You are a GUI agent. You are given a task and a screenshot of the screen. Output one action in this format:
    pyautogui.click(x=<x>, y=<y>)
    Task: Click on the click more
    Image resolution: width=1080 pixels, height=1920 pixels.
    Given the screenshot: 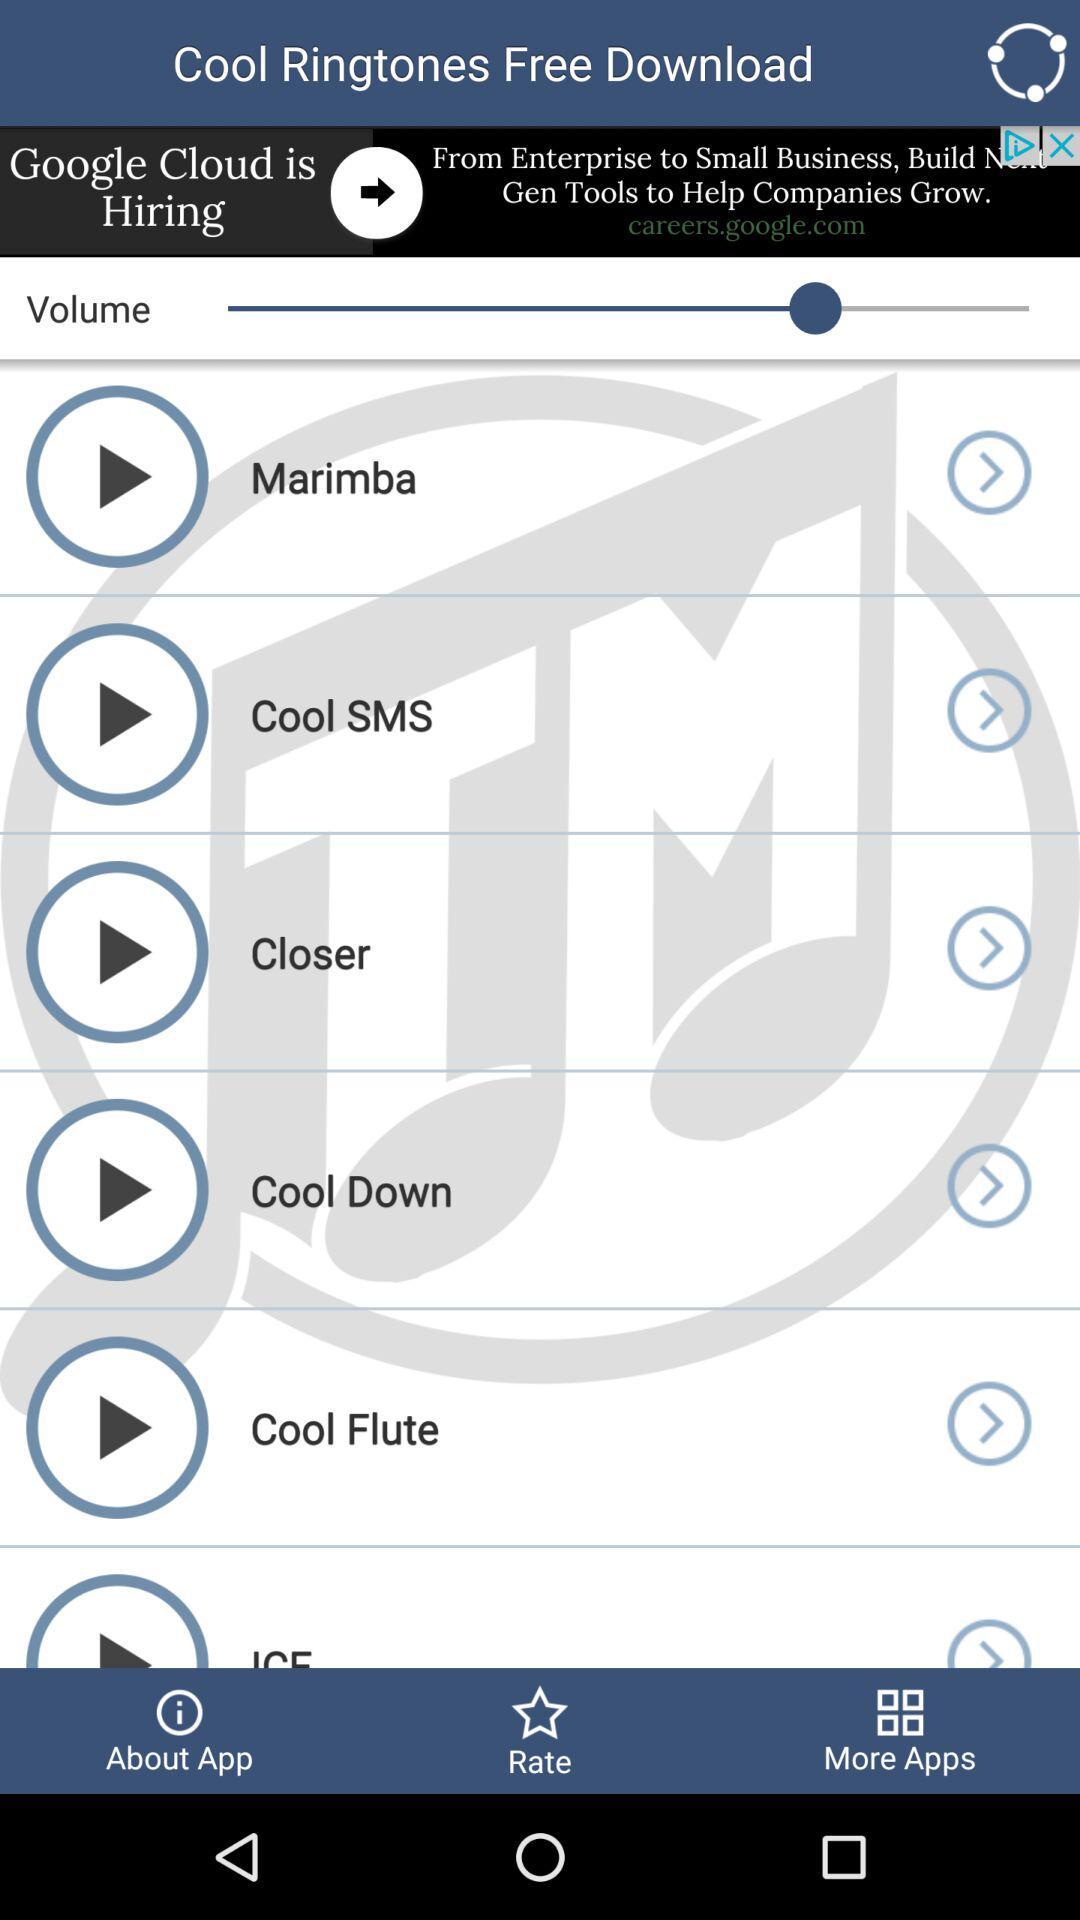 What is the action you would take?
    pyautogui.click(x=987, y=475)
    